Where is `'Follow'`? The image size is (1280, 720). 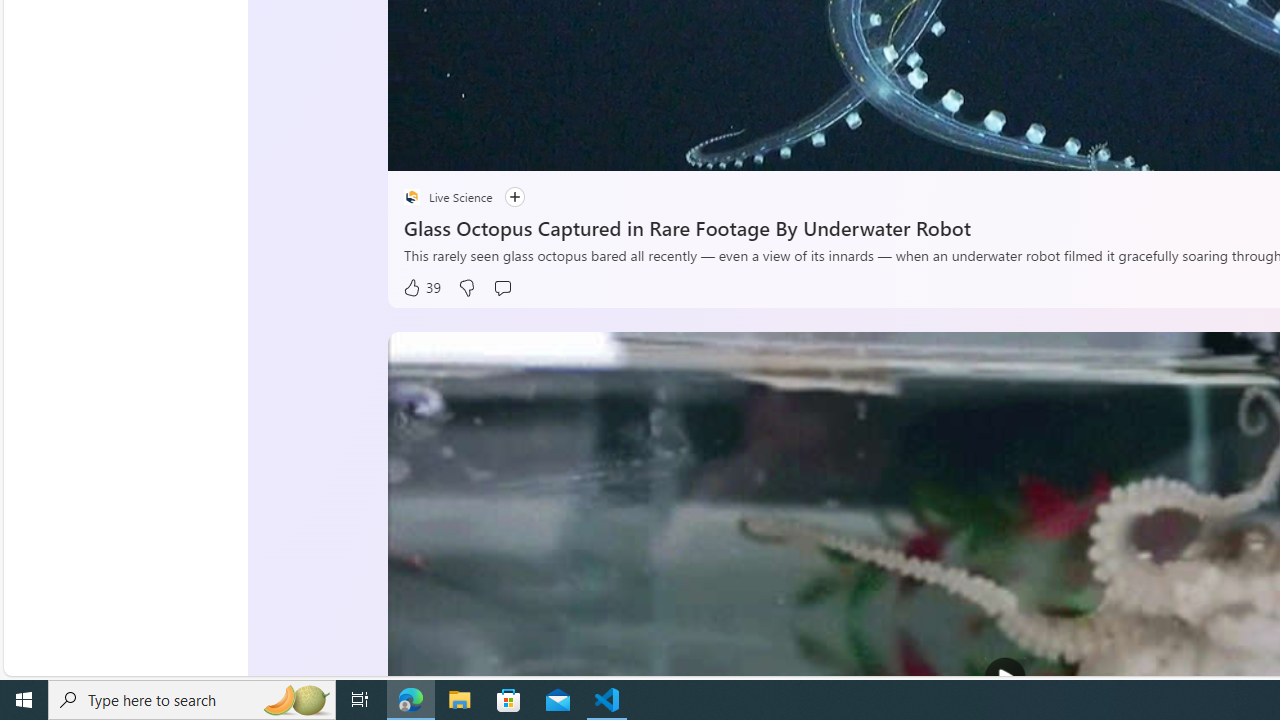 'Follow' is located at coordinates (514, 197).